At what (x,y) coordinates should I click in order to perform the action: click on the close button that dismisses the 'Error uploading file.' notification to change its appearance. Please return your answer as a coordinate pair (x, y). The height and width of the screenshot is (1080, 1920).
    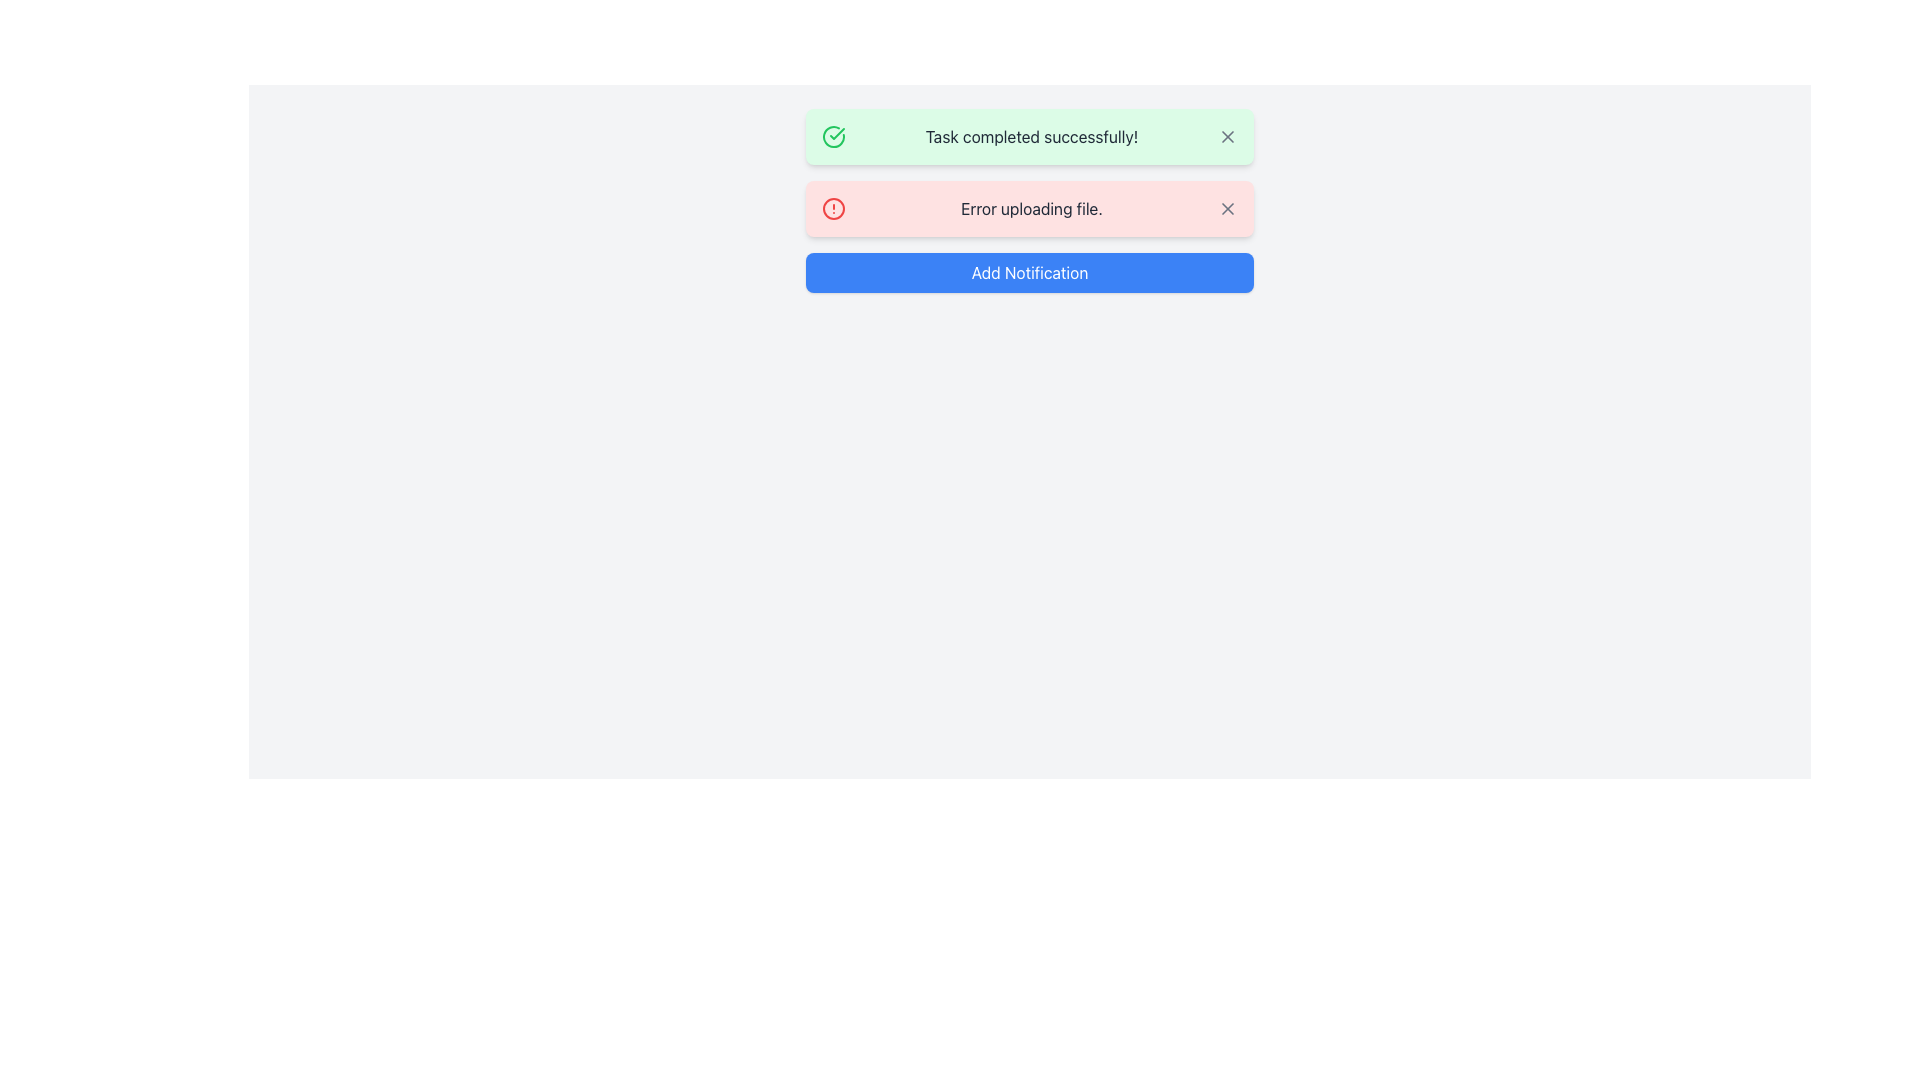
    Looking at the image, I should click on (1227, 208).